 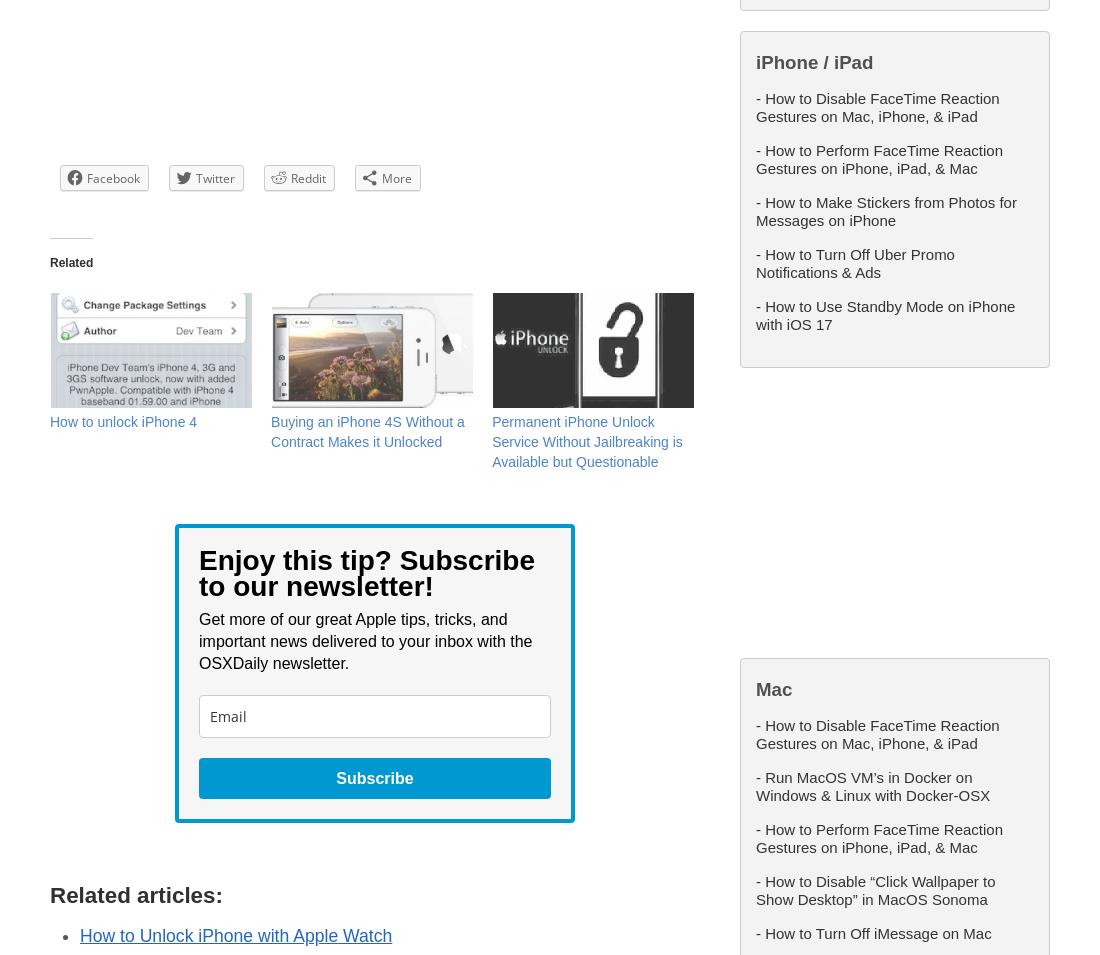 What do you see at coordinates (773, 687) in the screenshot?
I see `'Mac'` at bounding box center [773, 687].